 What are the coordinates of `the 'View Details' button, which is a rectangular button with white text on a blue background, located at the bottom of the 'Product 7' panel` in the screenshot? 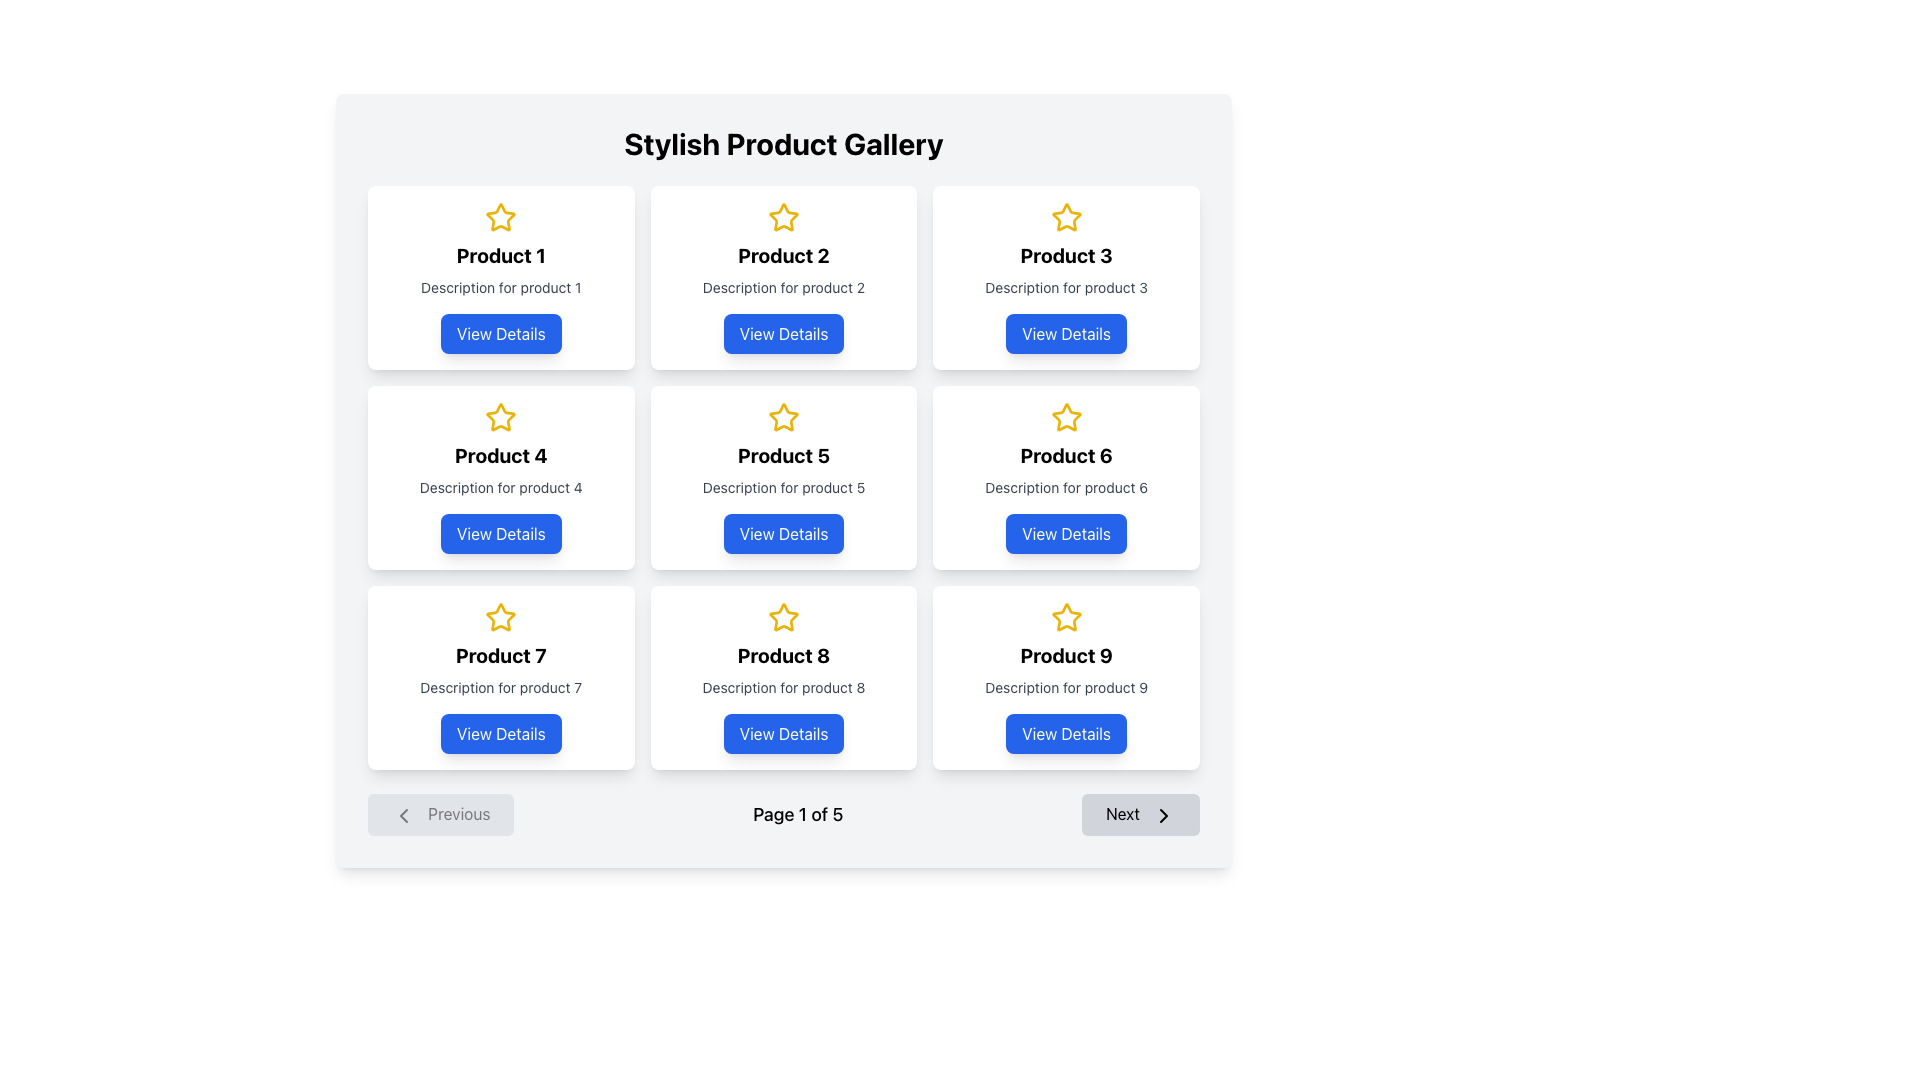 It's located at (501, 733).